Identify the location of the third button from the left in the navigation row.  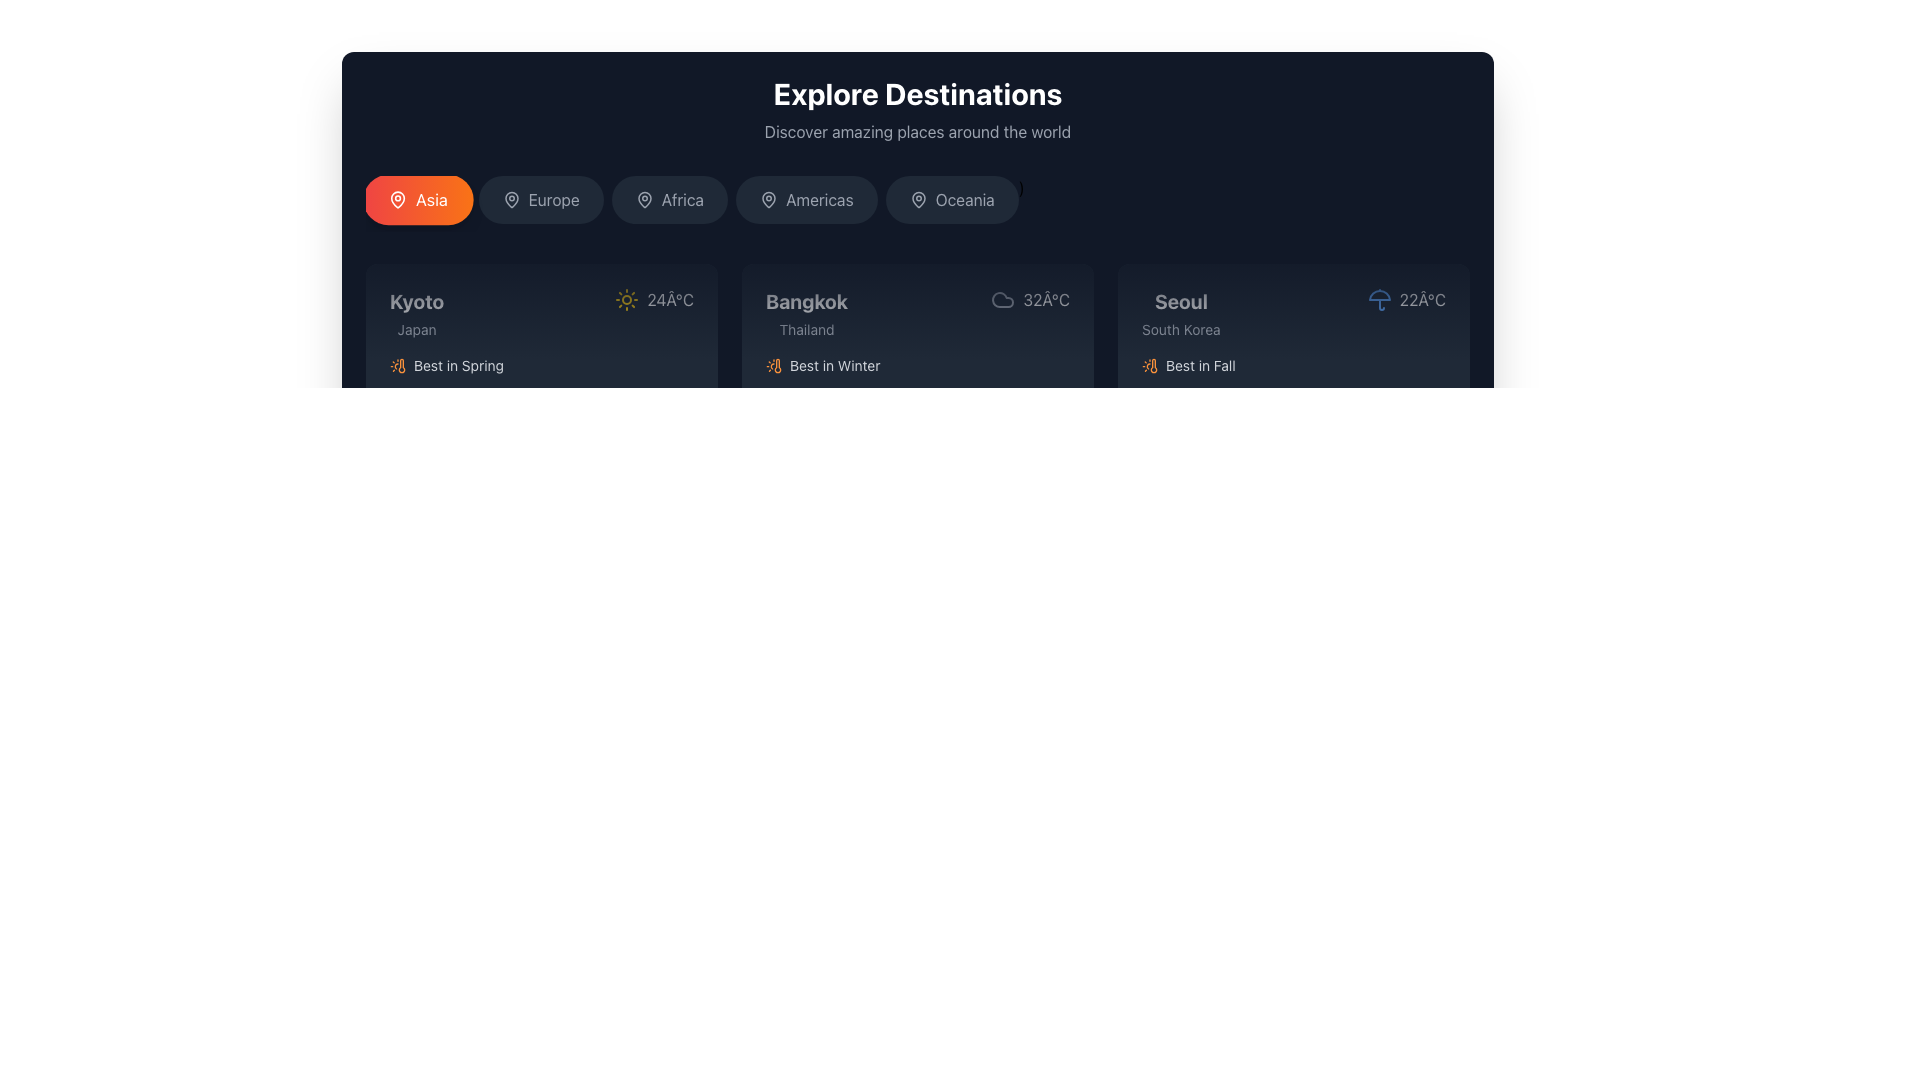
(669, 200).